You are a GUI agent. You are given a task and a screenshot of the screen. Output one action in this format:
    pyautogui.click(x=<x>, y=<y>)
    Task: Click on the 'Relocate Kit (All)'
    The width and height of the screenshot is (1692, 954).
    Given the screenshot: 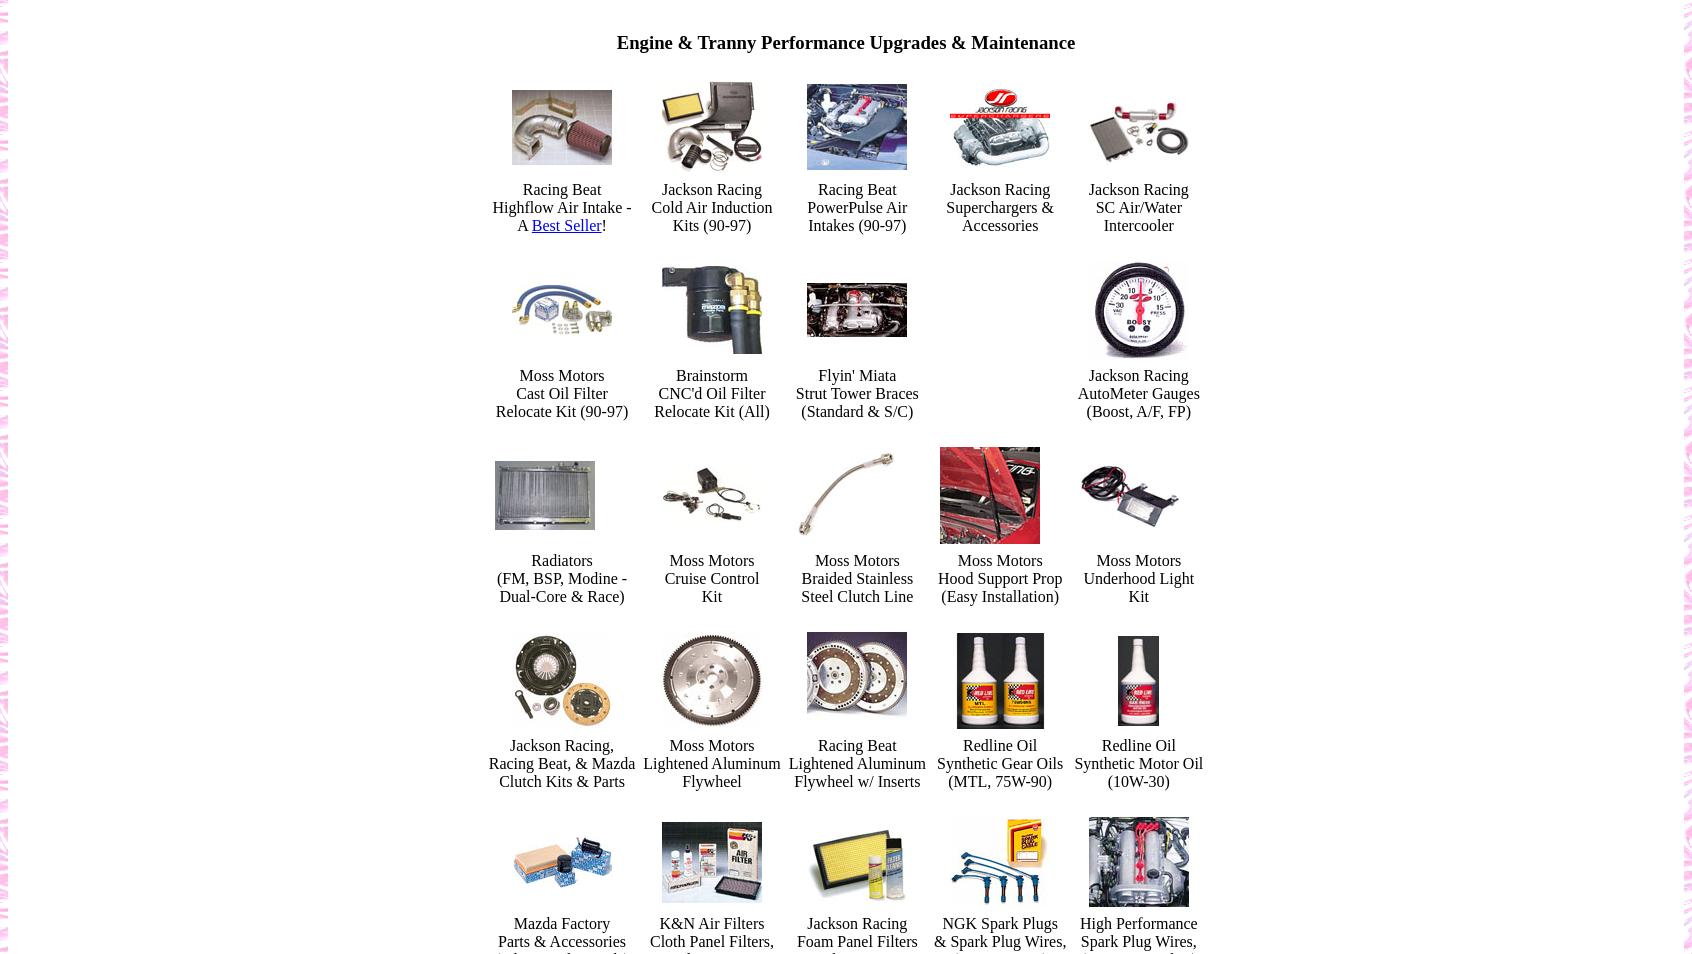 What is the action you would take?
    pyautogui.click(x=710, y=411)
    